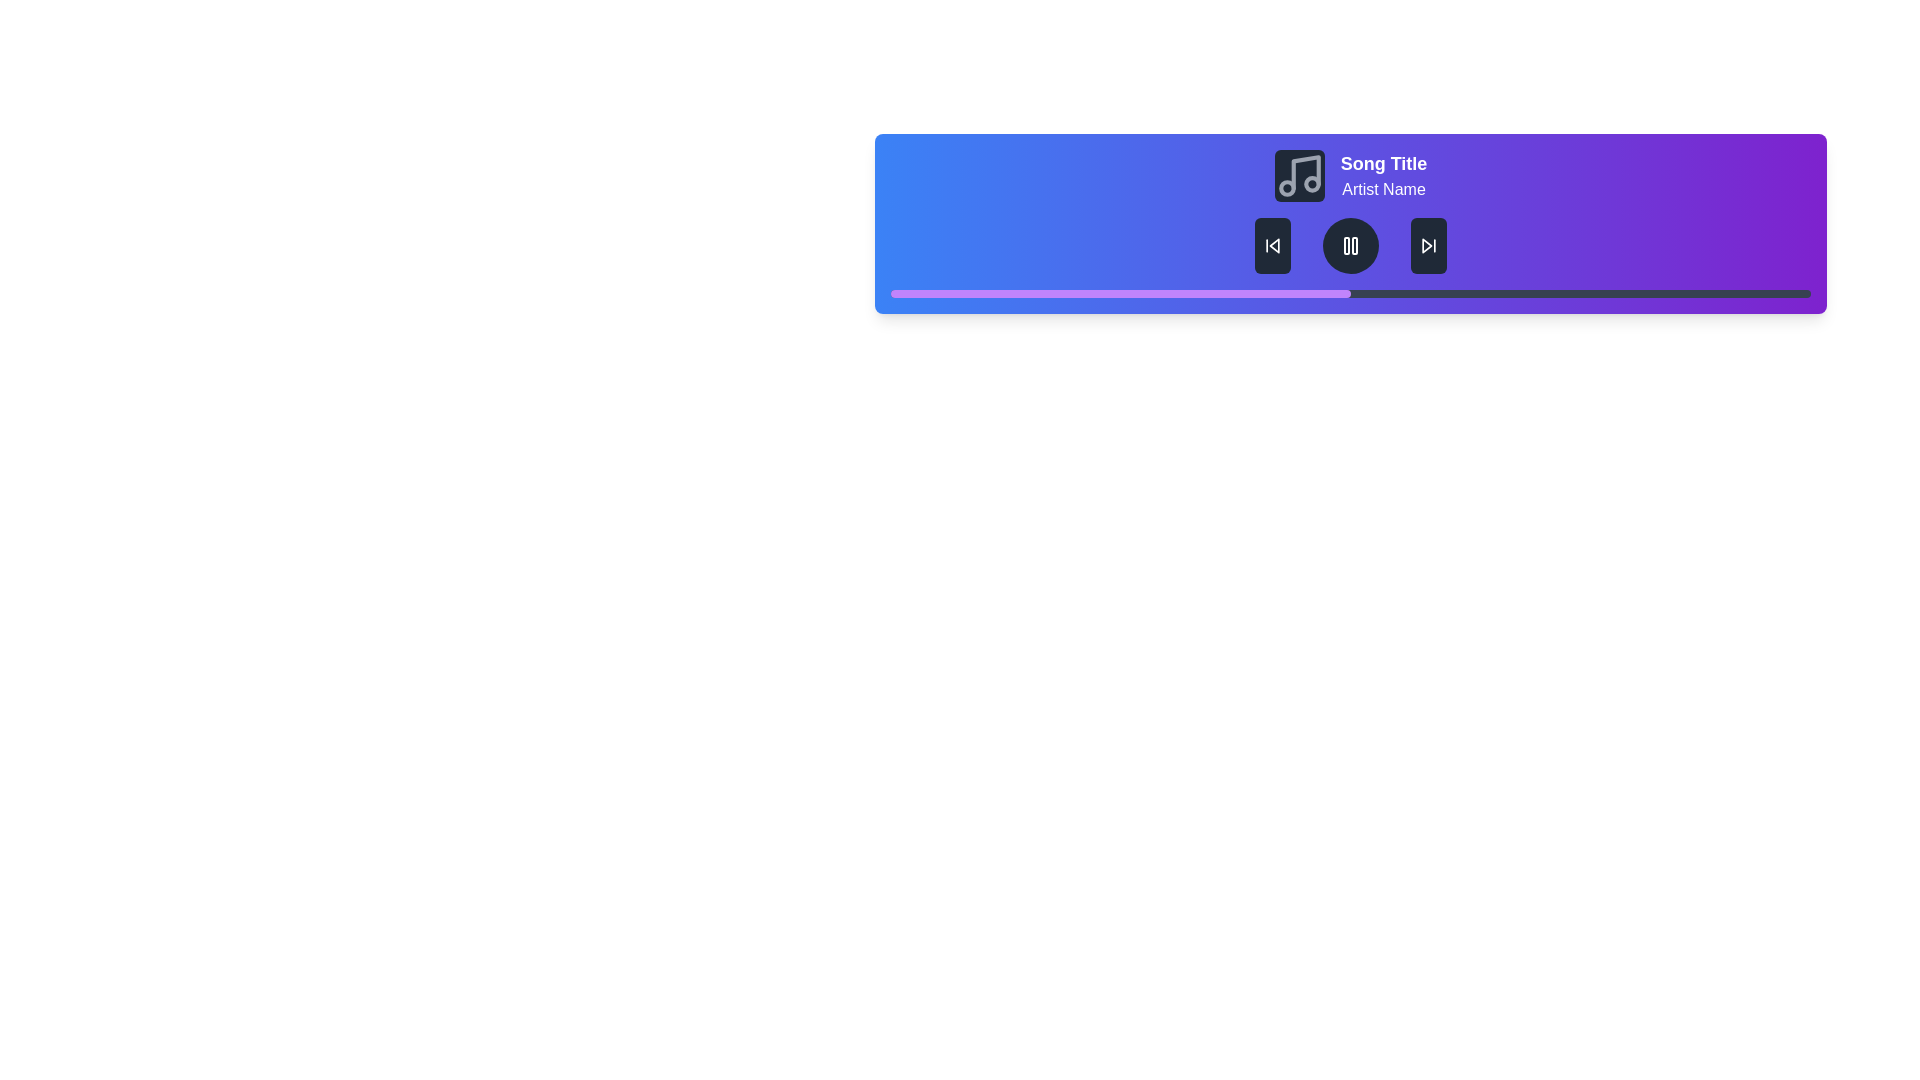 The width and height of the screenshot is (1920, 1080). Describe the element at coordinates (1350, 245) in the screenshot. I see `the play/pause button located centrally in the media playback interface to observe its hover state` at that location.